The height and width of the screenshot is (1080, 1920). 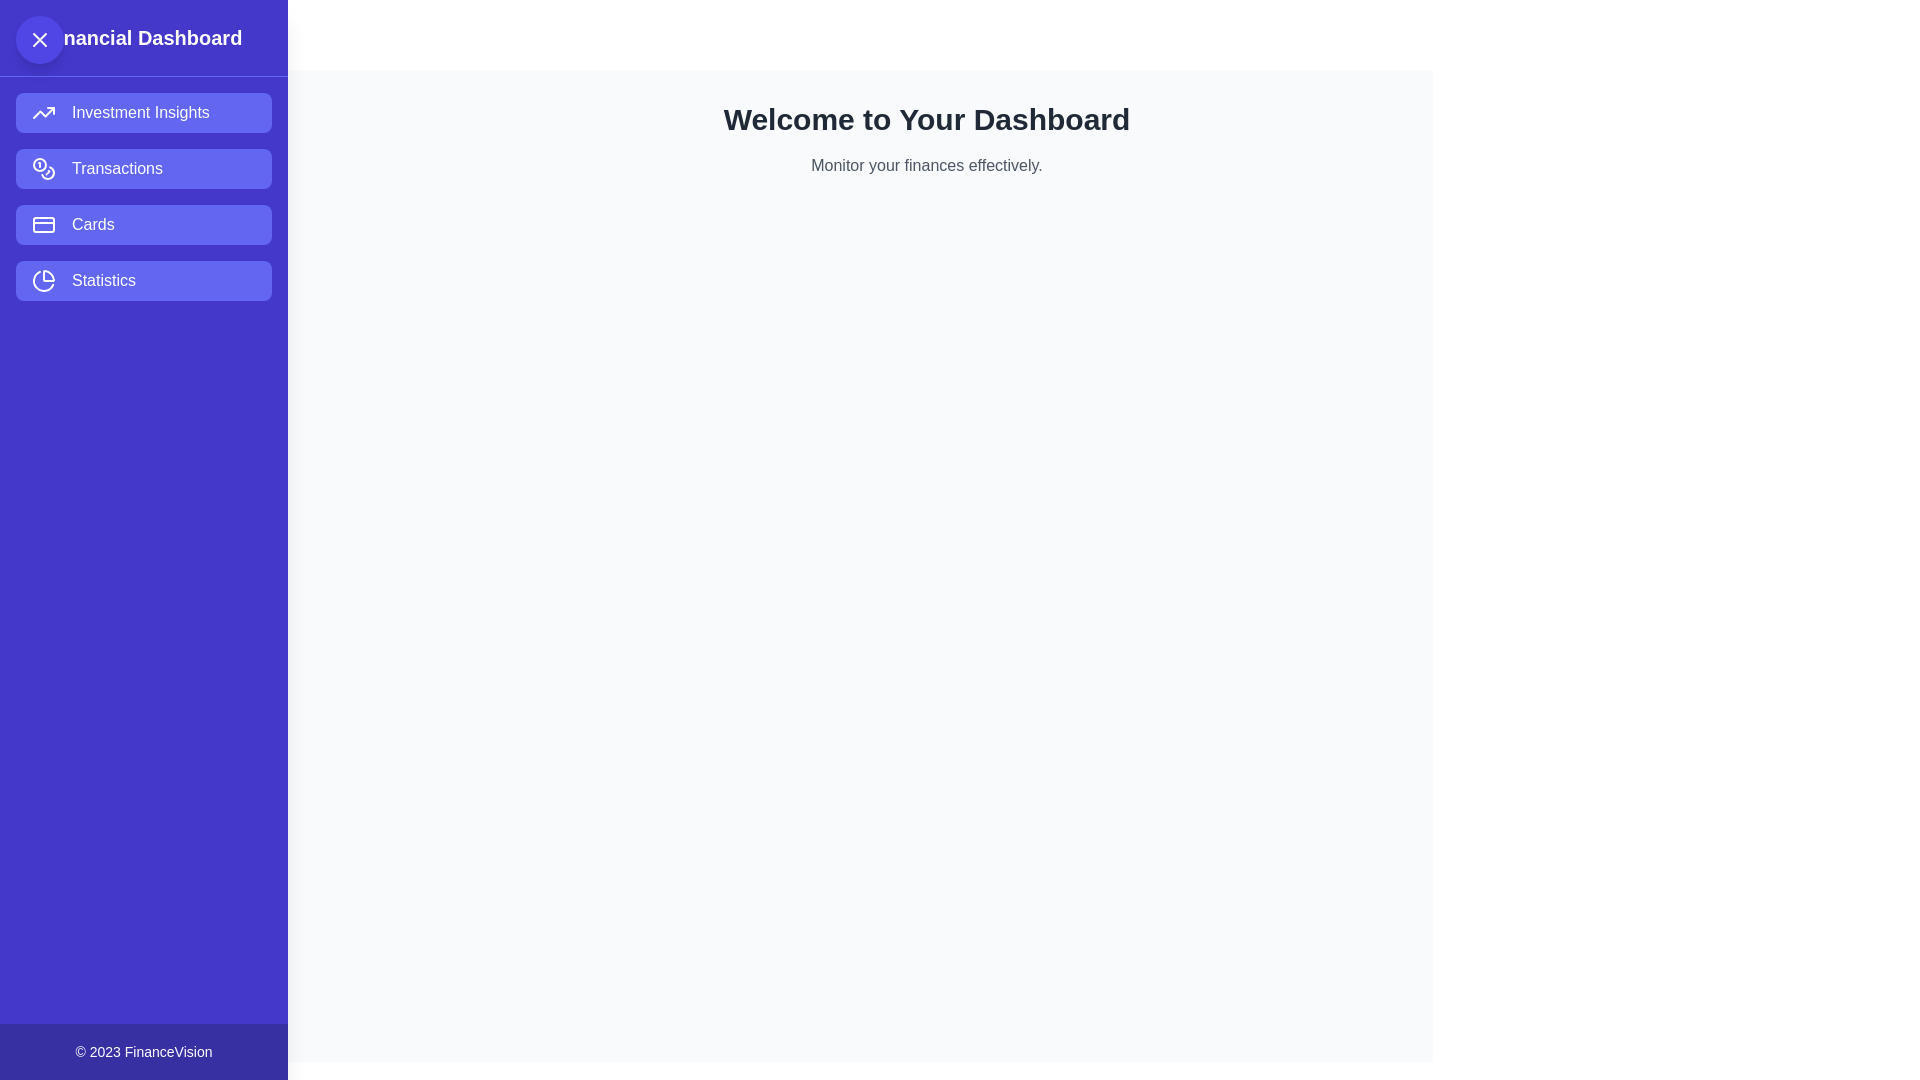 What do you see at coordinates (143, 168) in the screenshot?
I see `the 'Transactions' button with a purple background, which has a white coin icon and is located below the 'Investment Insights' button in the left sidebar` at bounding box center [143, 168].